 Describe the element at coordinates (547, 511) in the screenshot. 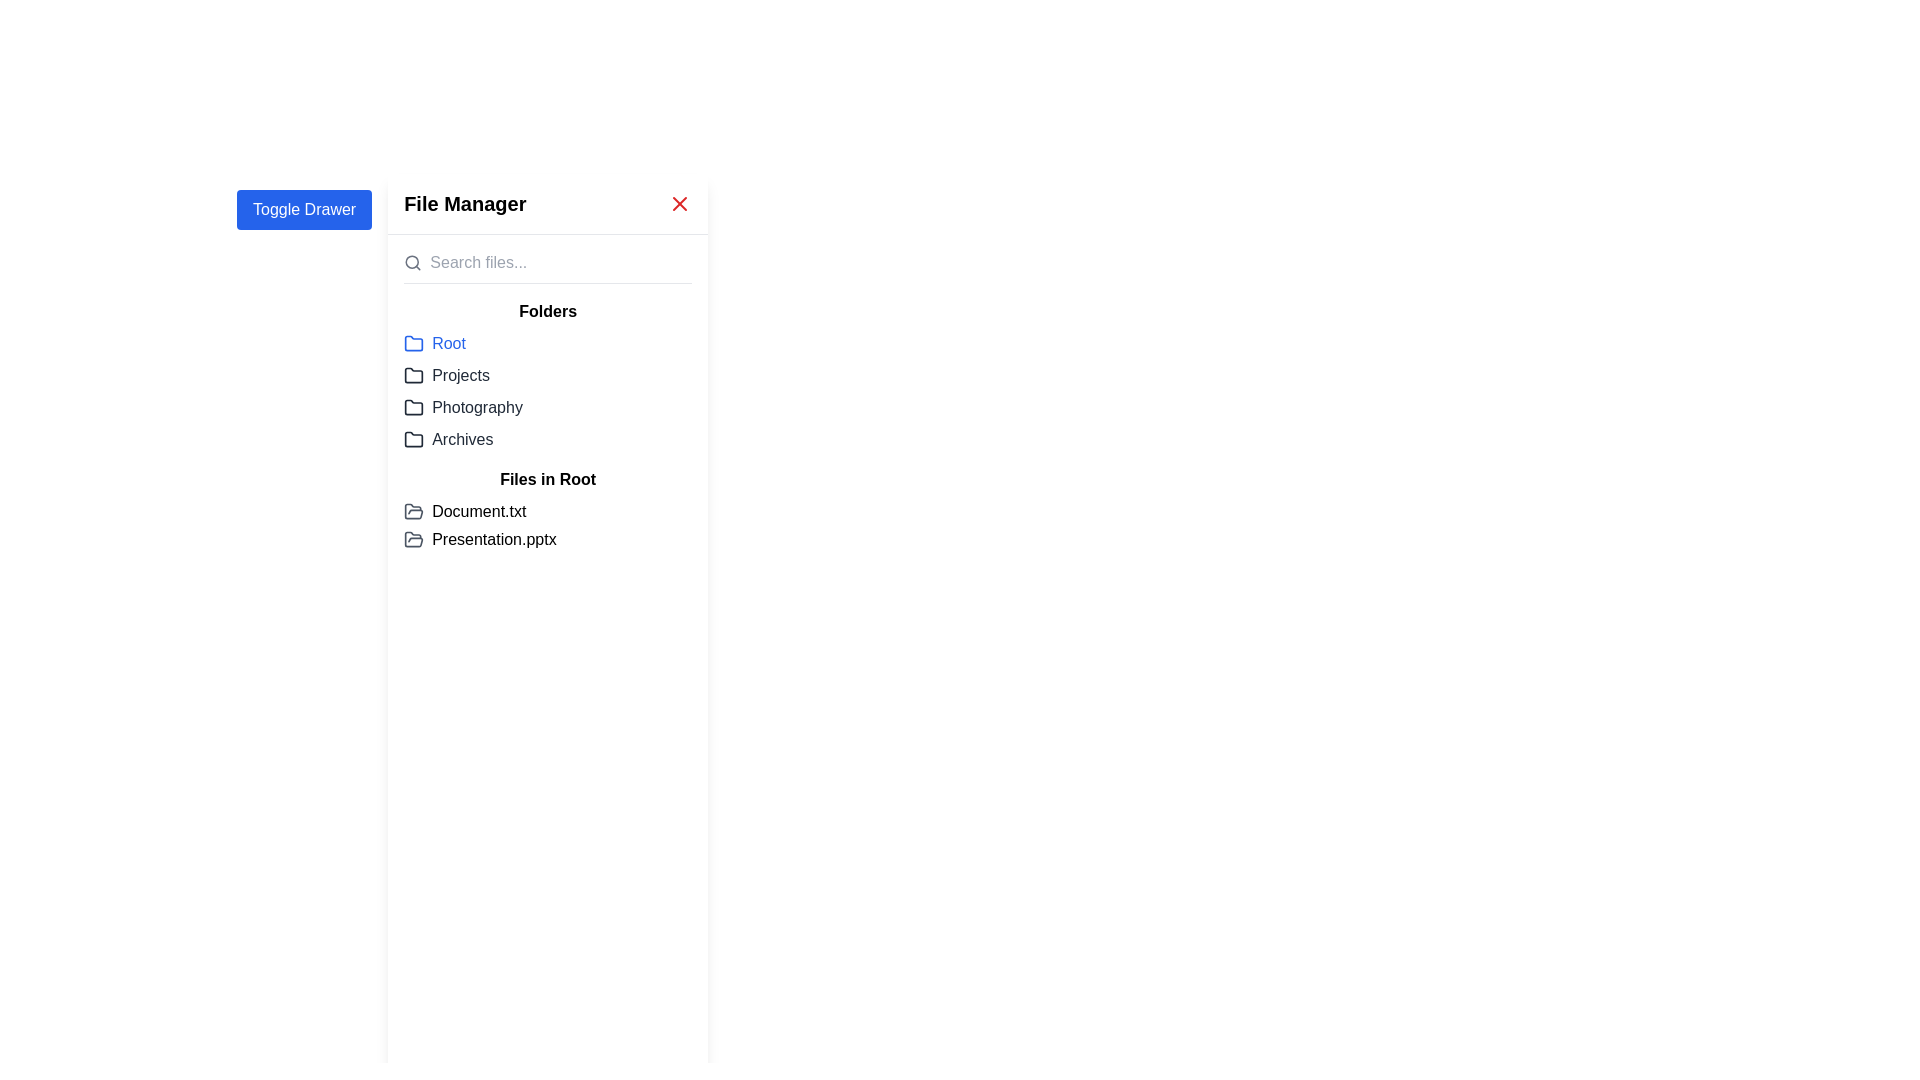

I see `on the first file entry labeled 'Document.txt' located in the 'Files in Root' section of the file management panel` at that location.